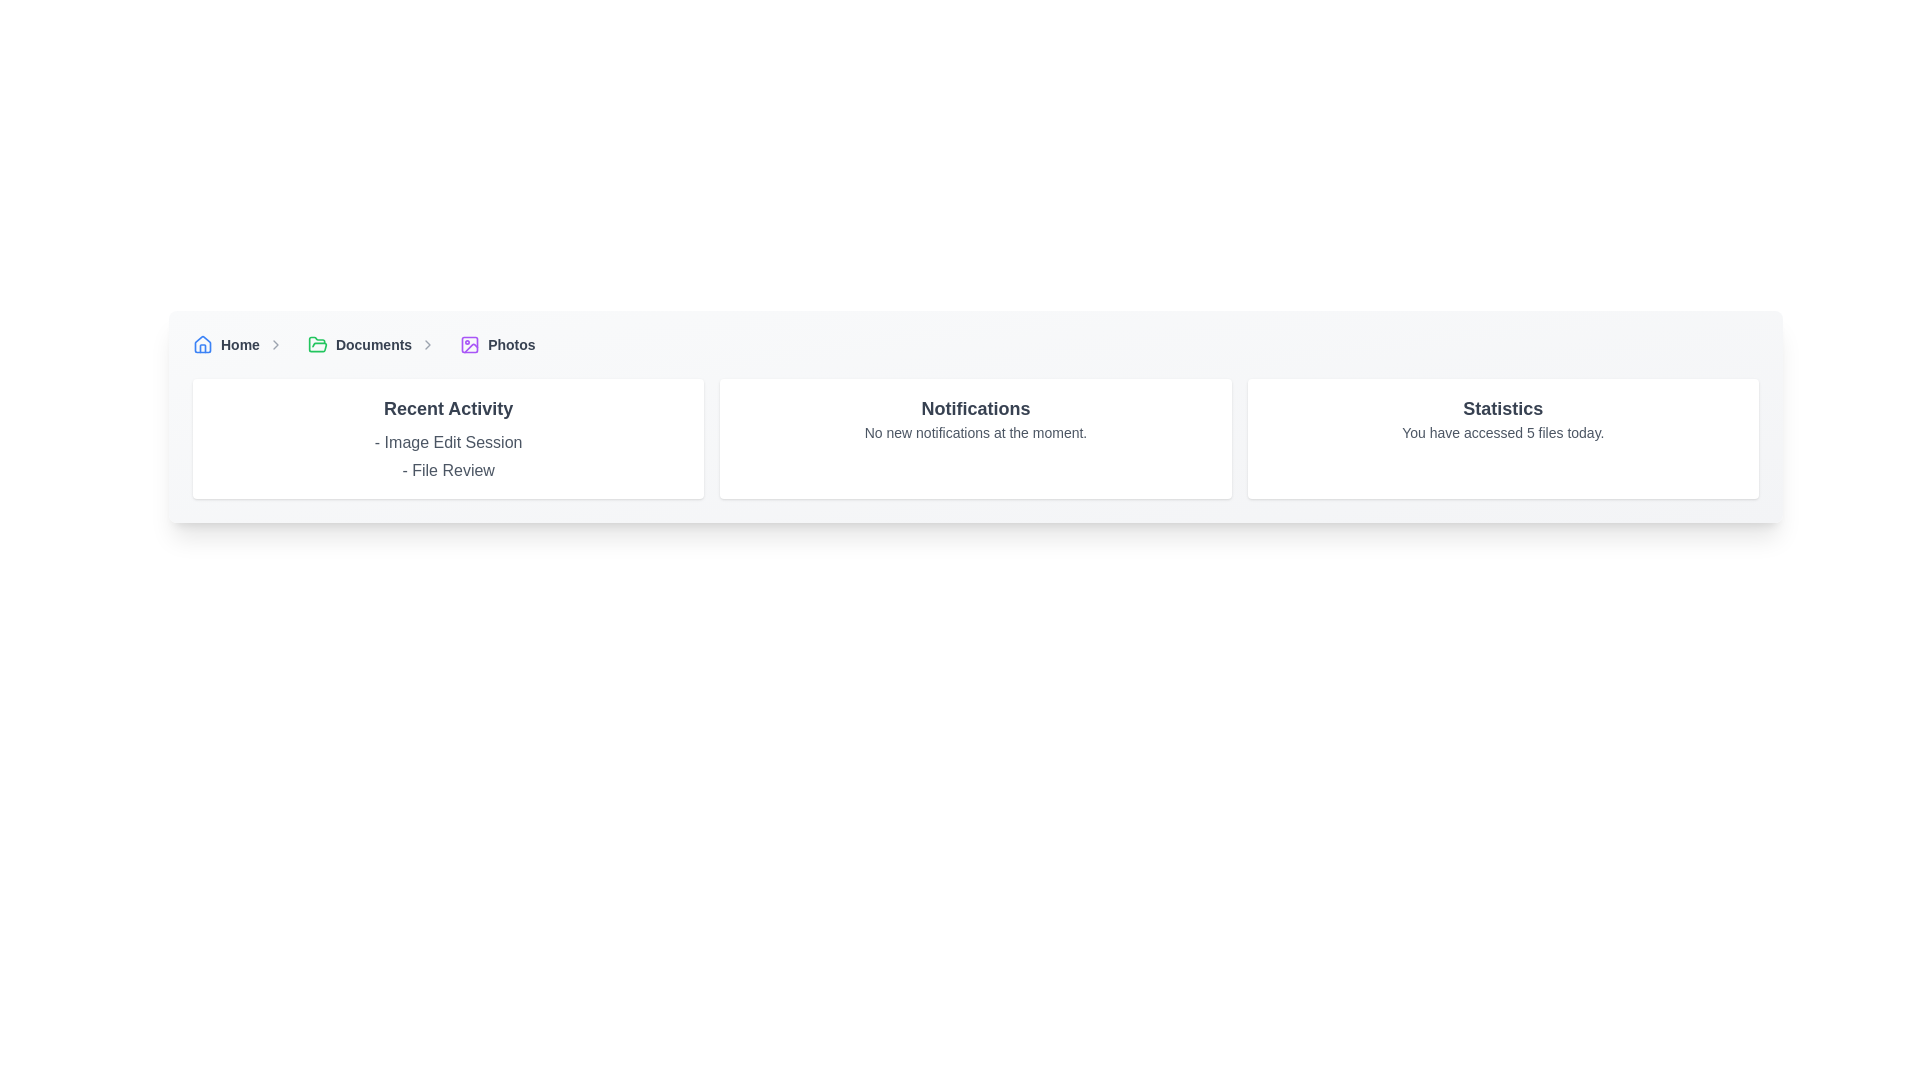 This screenshot has height=1080, width=1920. What do you see at coordinates (447, 442) in the screenshot?
I see `the text label reading '- Image Edit Session' in gray font, which is the first item under the 'Recent Activity' header` at bounding box center [447, 442].